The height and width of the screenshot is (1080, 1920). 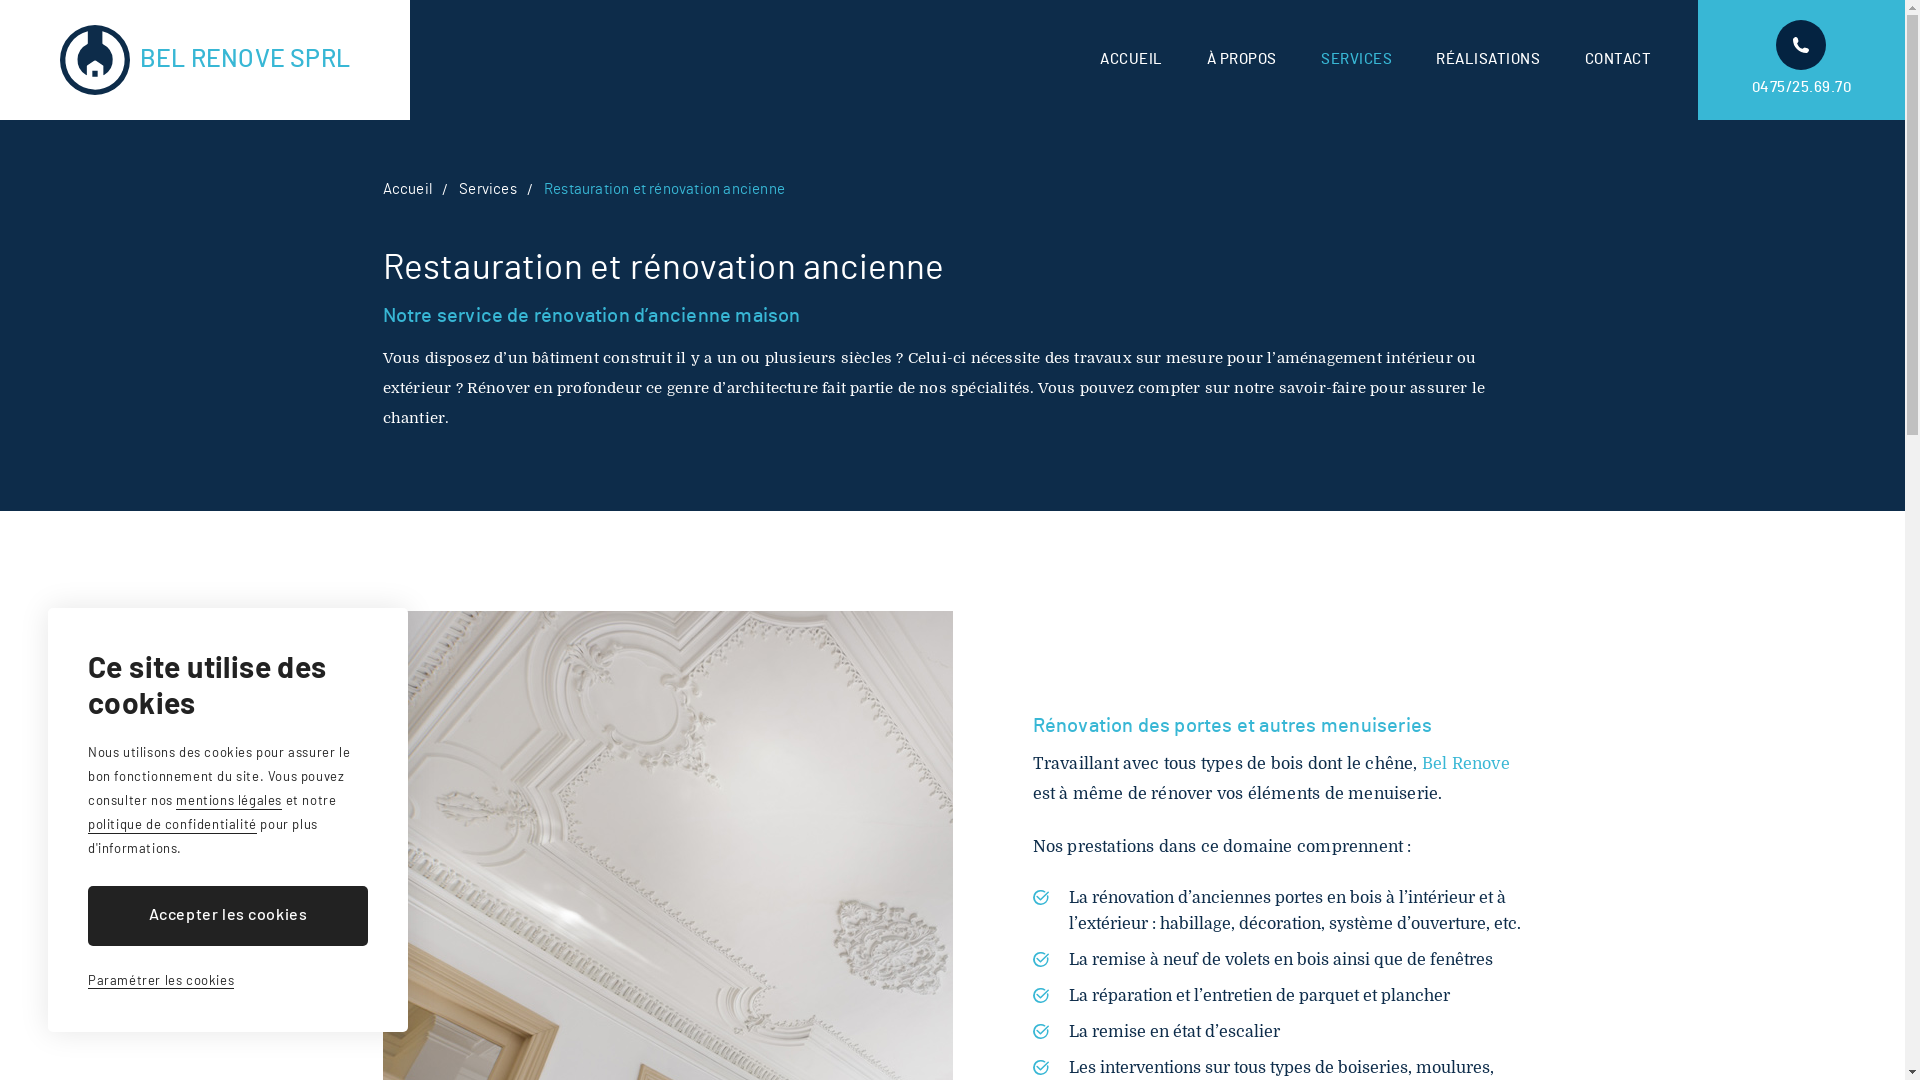 I want to click on 'BEL RENOVE SPRL', so click(x=205, y=59).